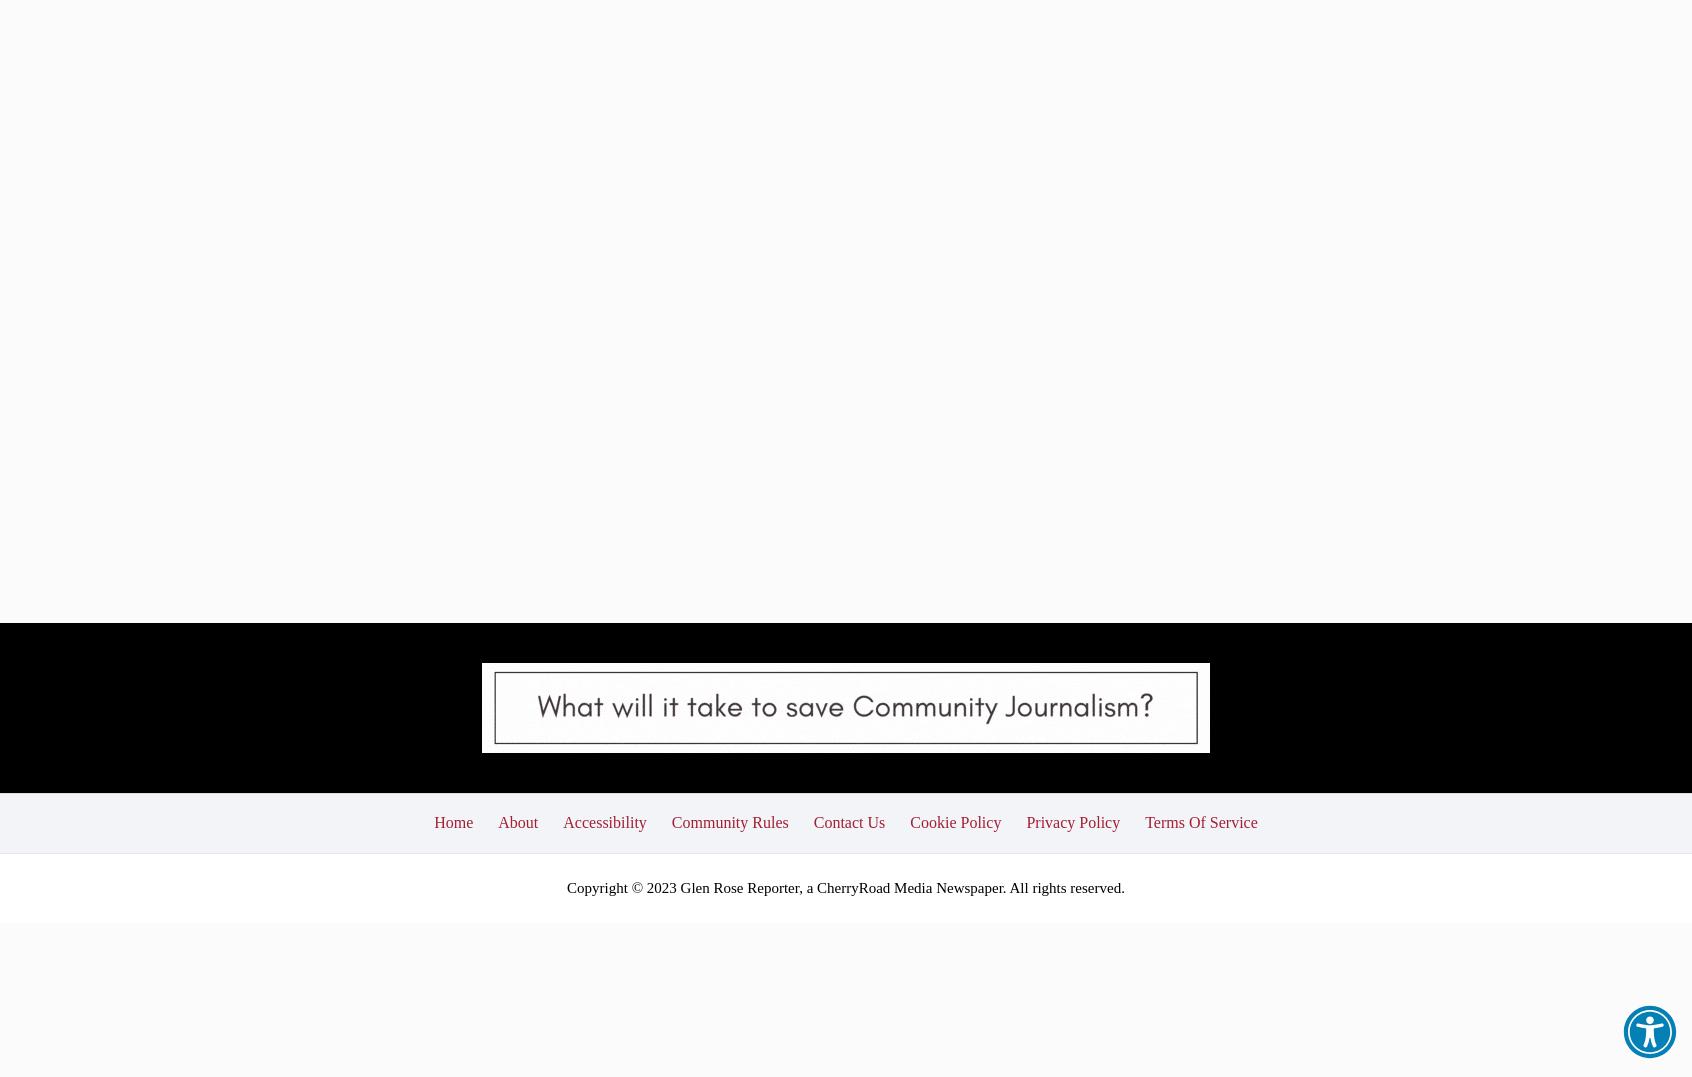  What do you see at coordinates (1143, 668) in the screenshot?
I see `'Terms of Service'` at bounding box center [1143, 668].